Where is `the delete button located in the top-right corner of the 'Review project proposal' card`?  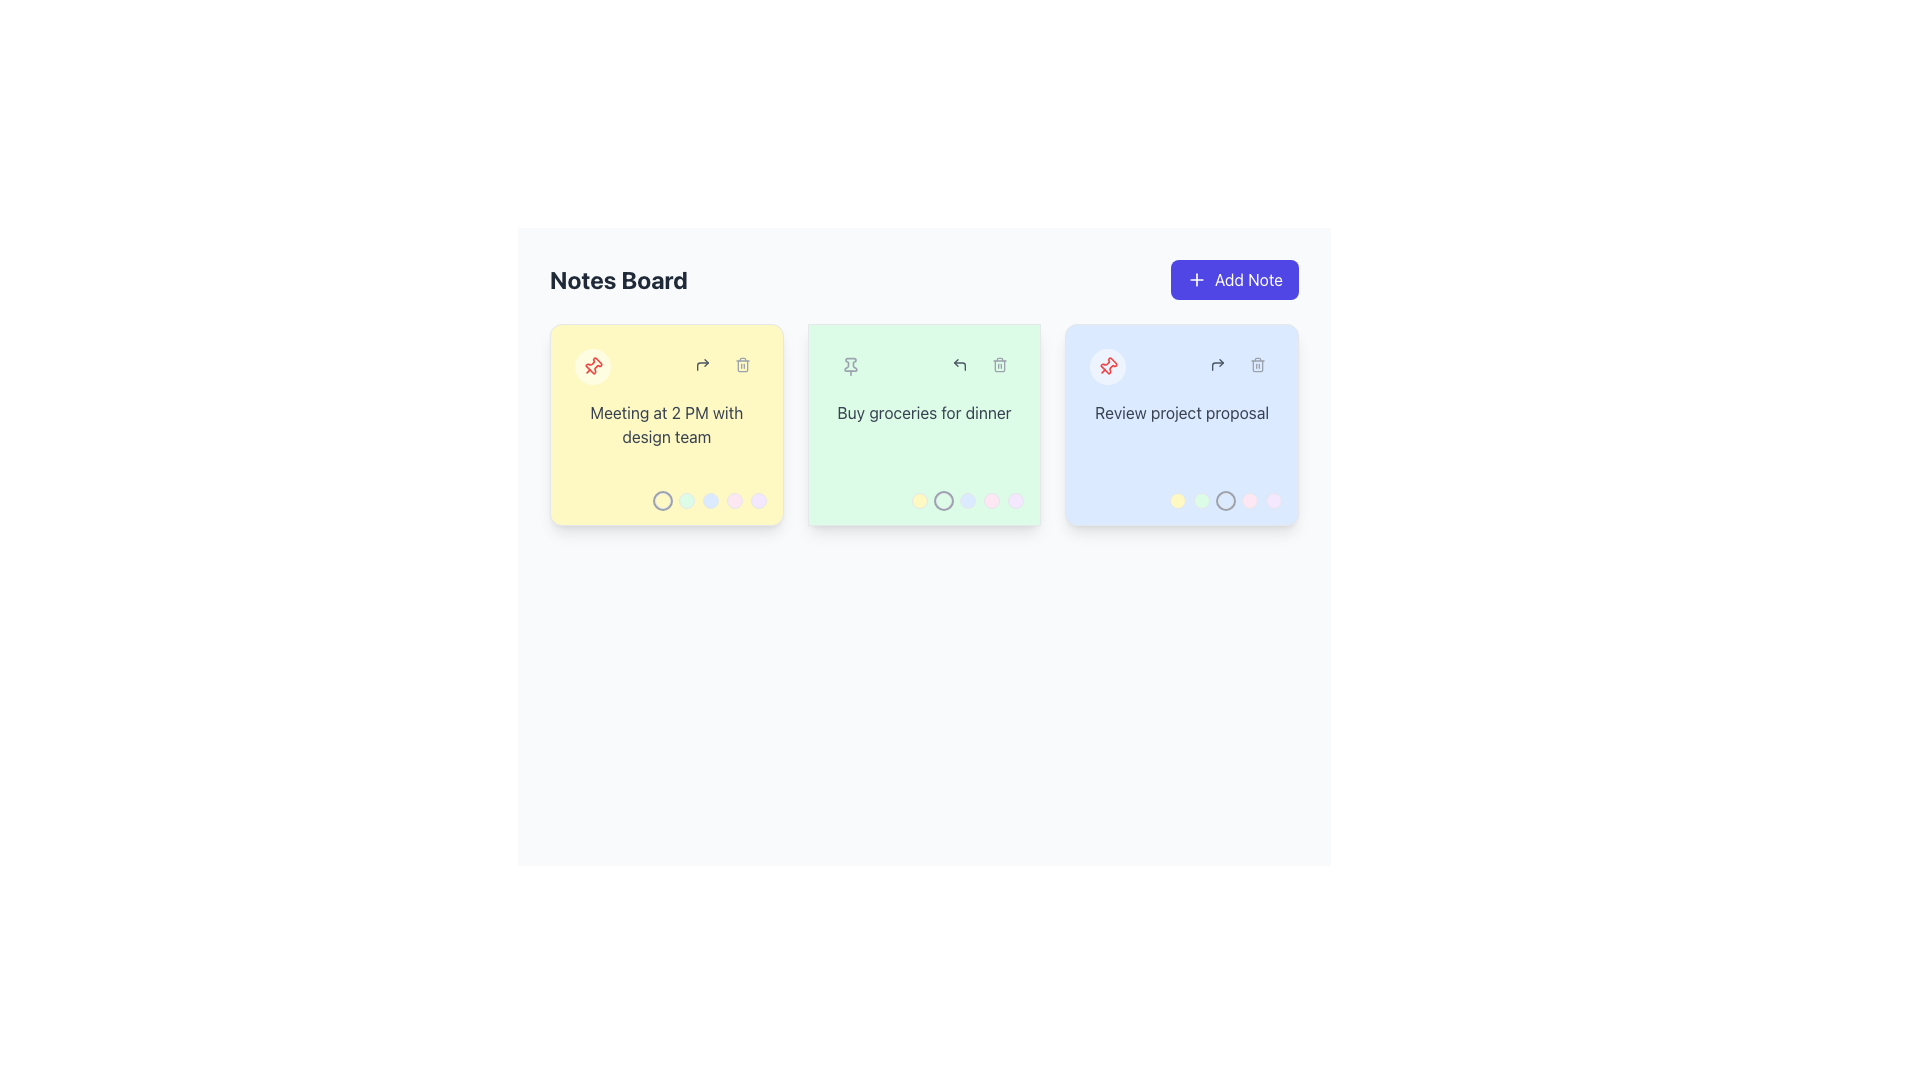 the delete button located in the top-right corner of the 'Review project proposal' card is located at coordinates (1256, 365).